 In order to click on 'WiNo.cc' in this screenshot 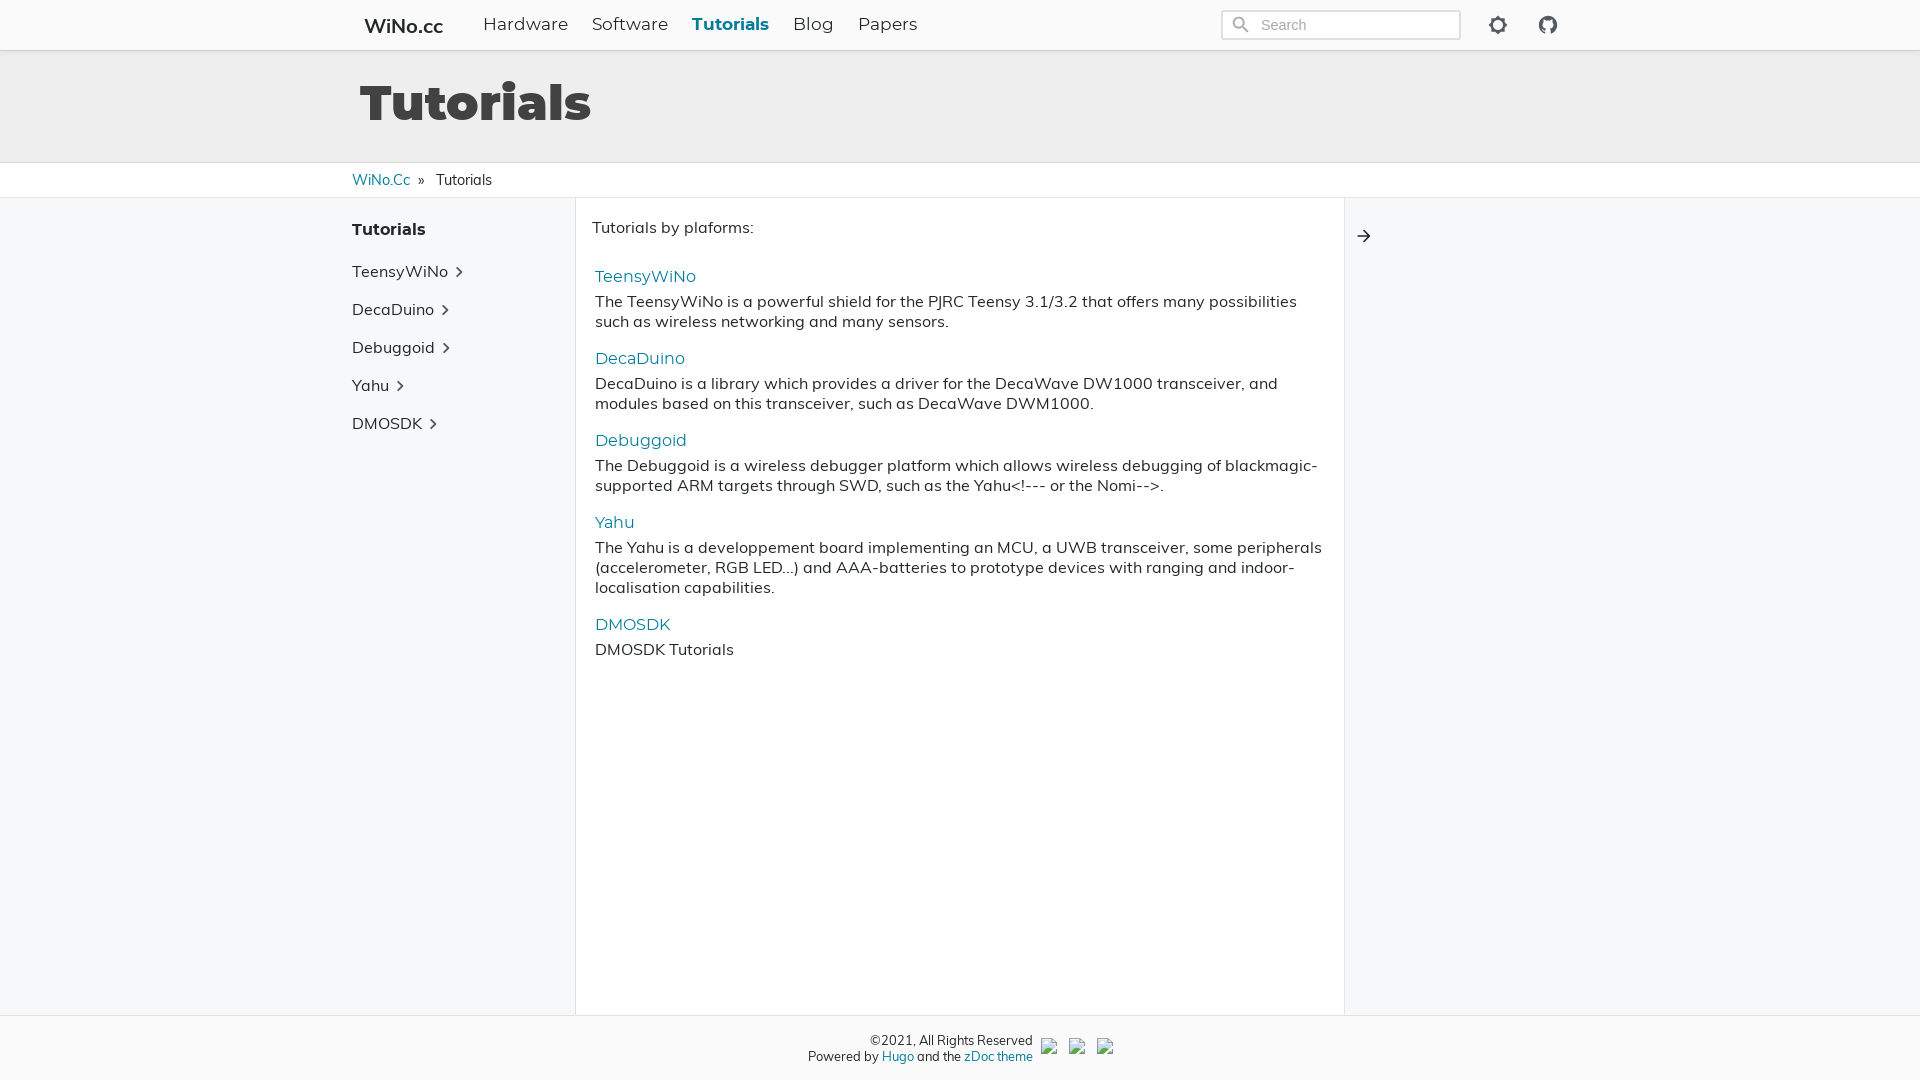, I will do `click(355, 24)`.